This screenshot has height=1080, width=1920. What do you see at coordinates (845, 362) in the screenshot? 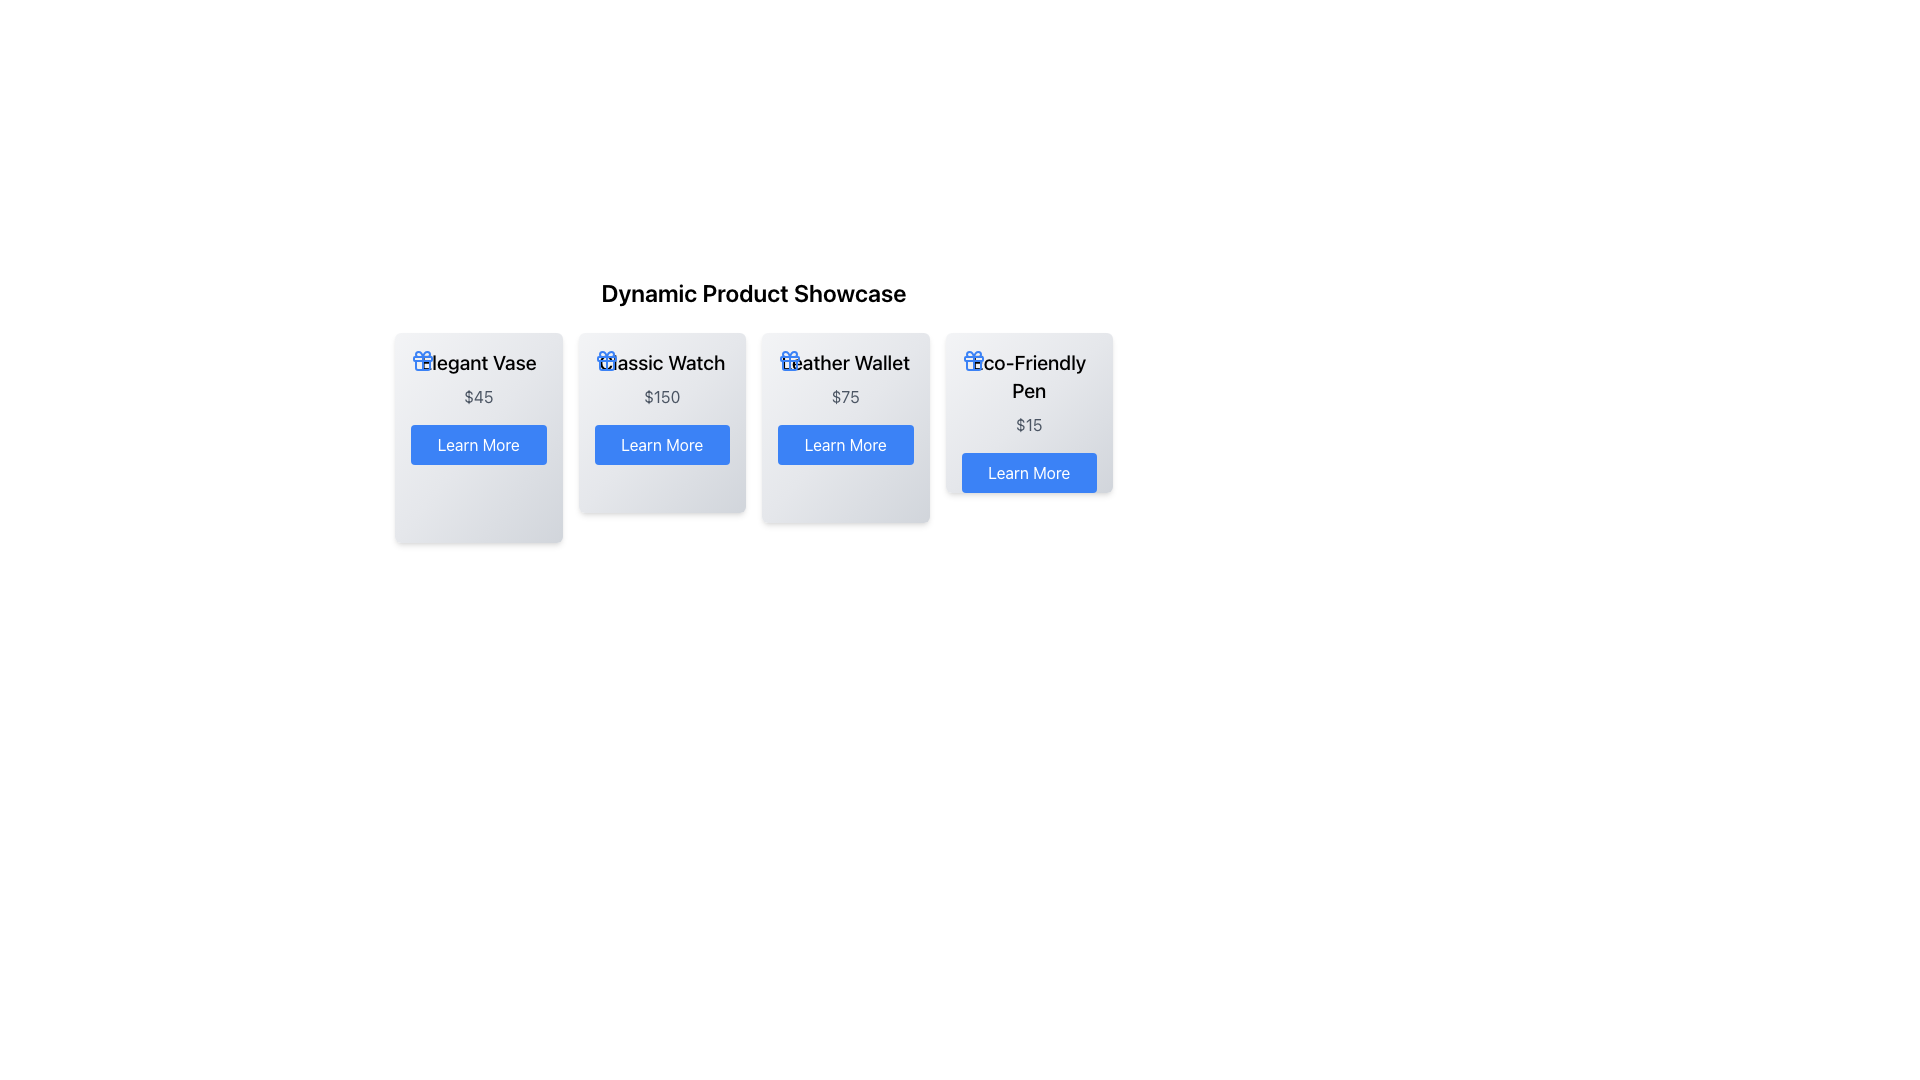
I see `text label that displays 'Leather Wallet', which is the second text item in the product card layout, positioned below an icon and above the '$75' price text` at bounding box center [845, 362].